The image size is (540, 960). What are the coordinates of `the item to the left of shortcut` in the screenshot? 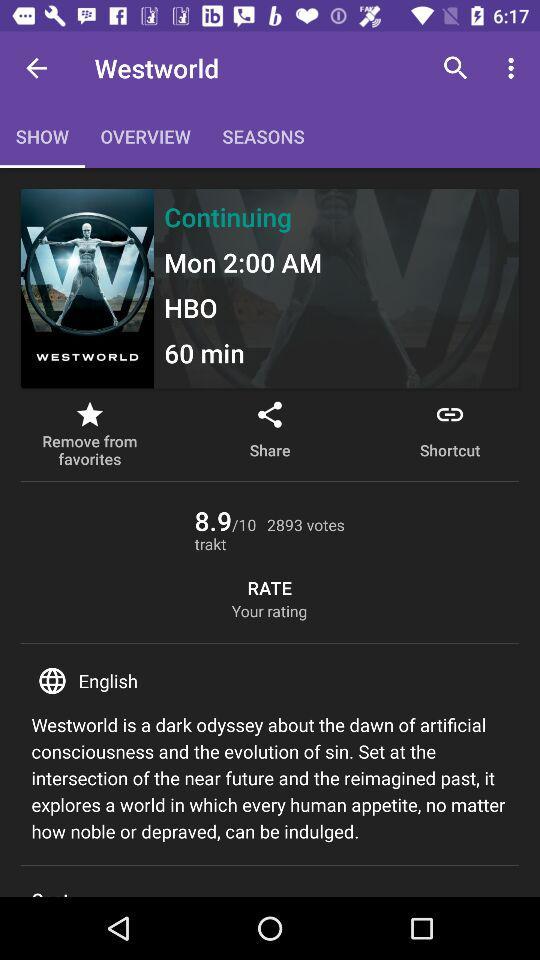 It's located at (270, 434).